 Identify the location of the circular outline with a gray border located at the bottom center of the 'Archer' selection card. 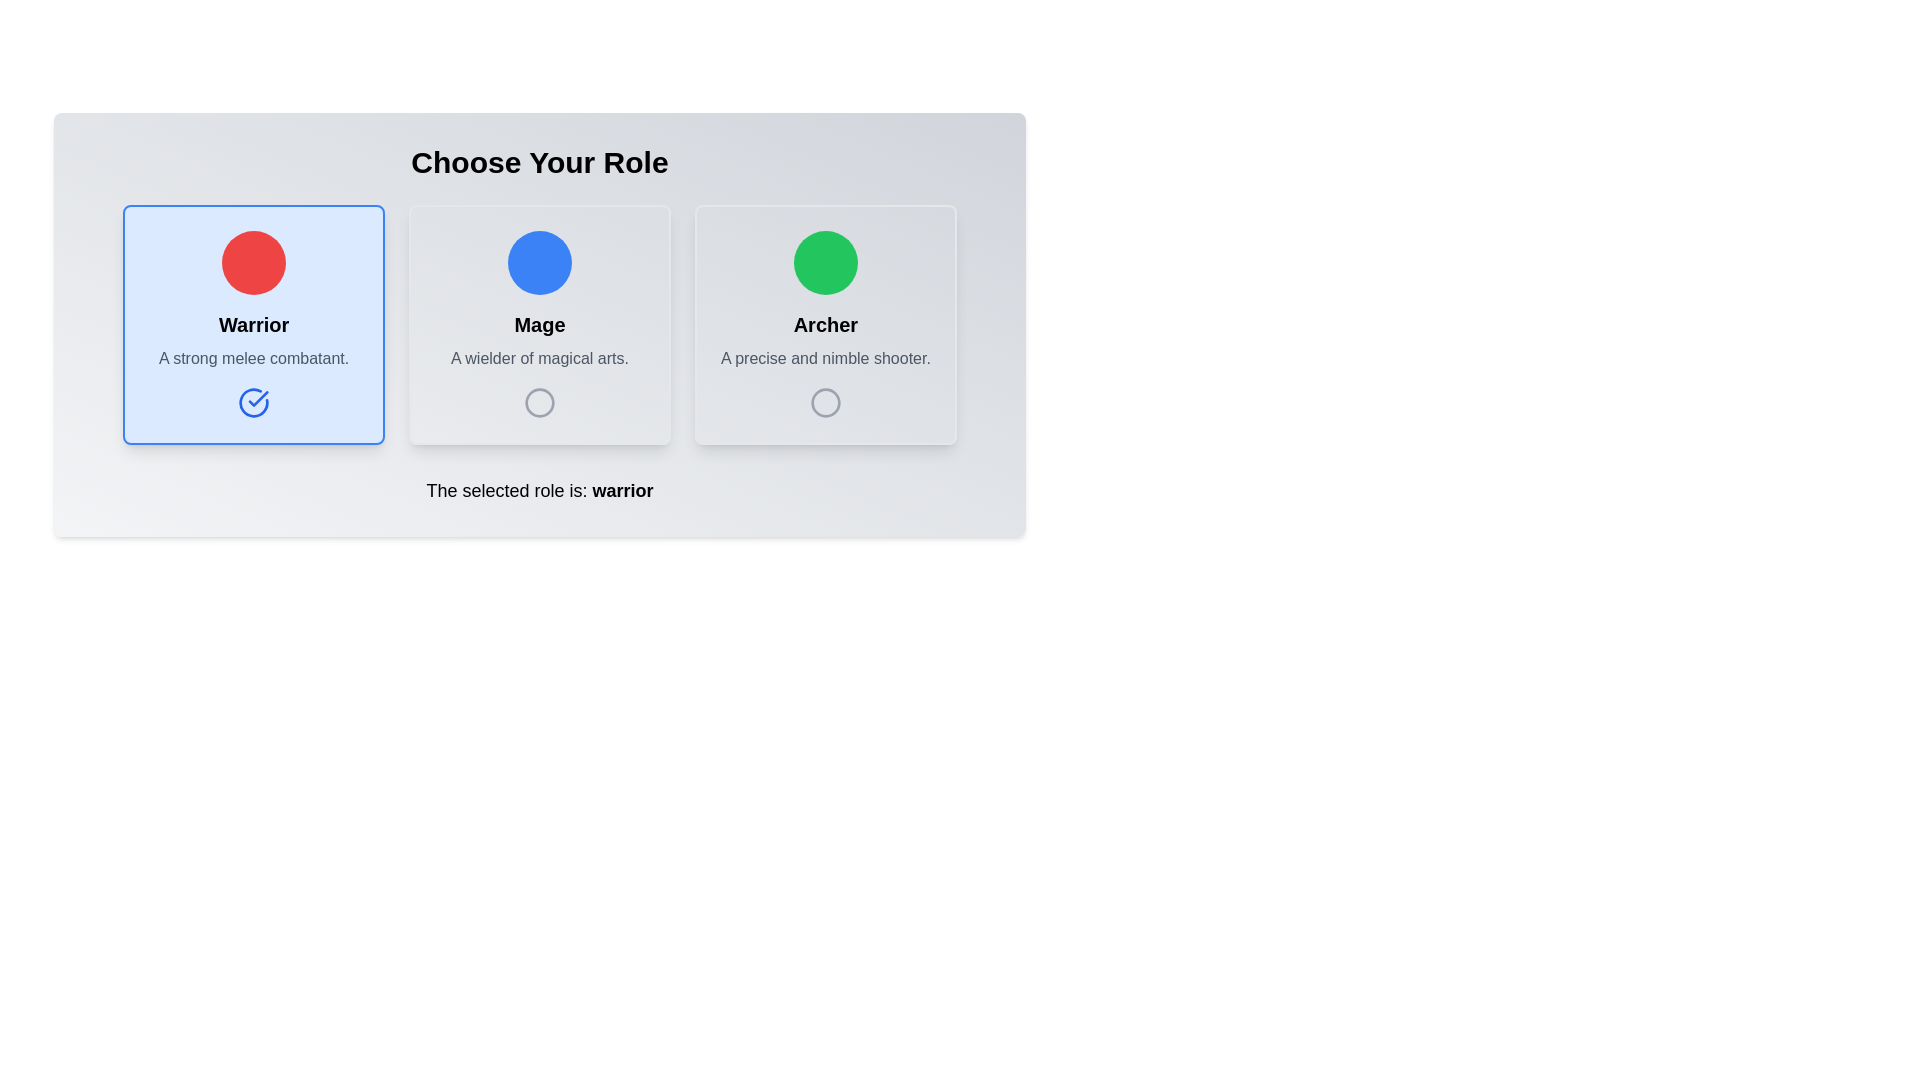
(825, 402).